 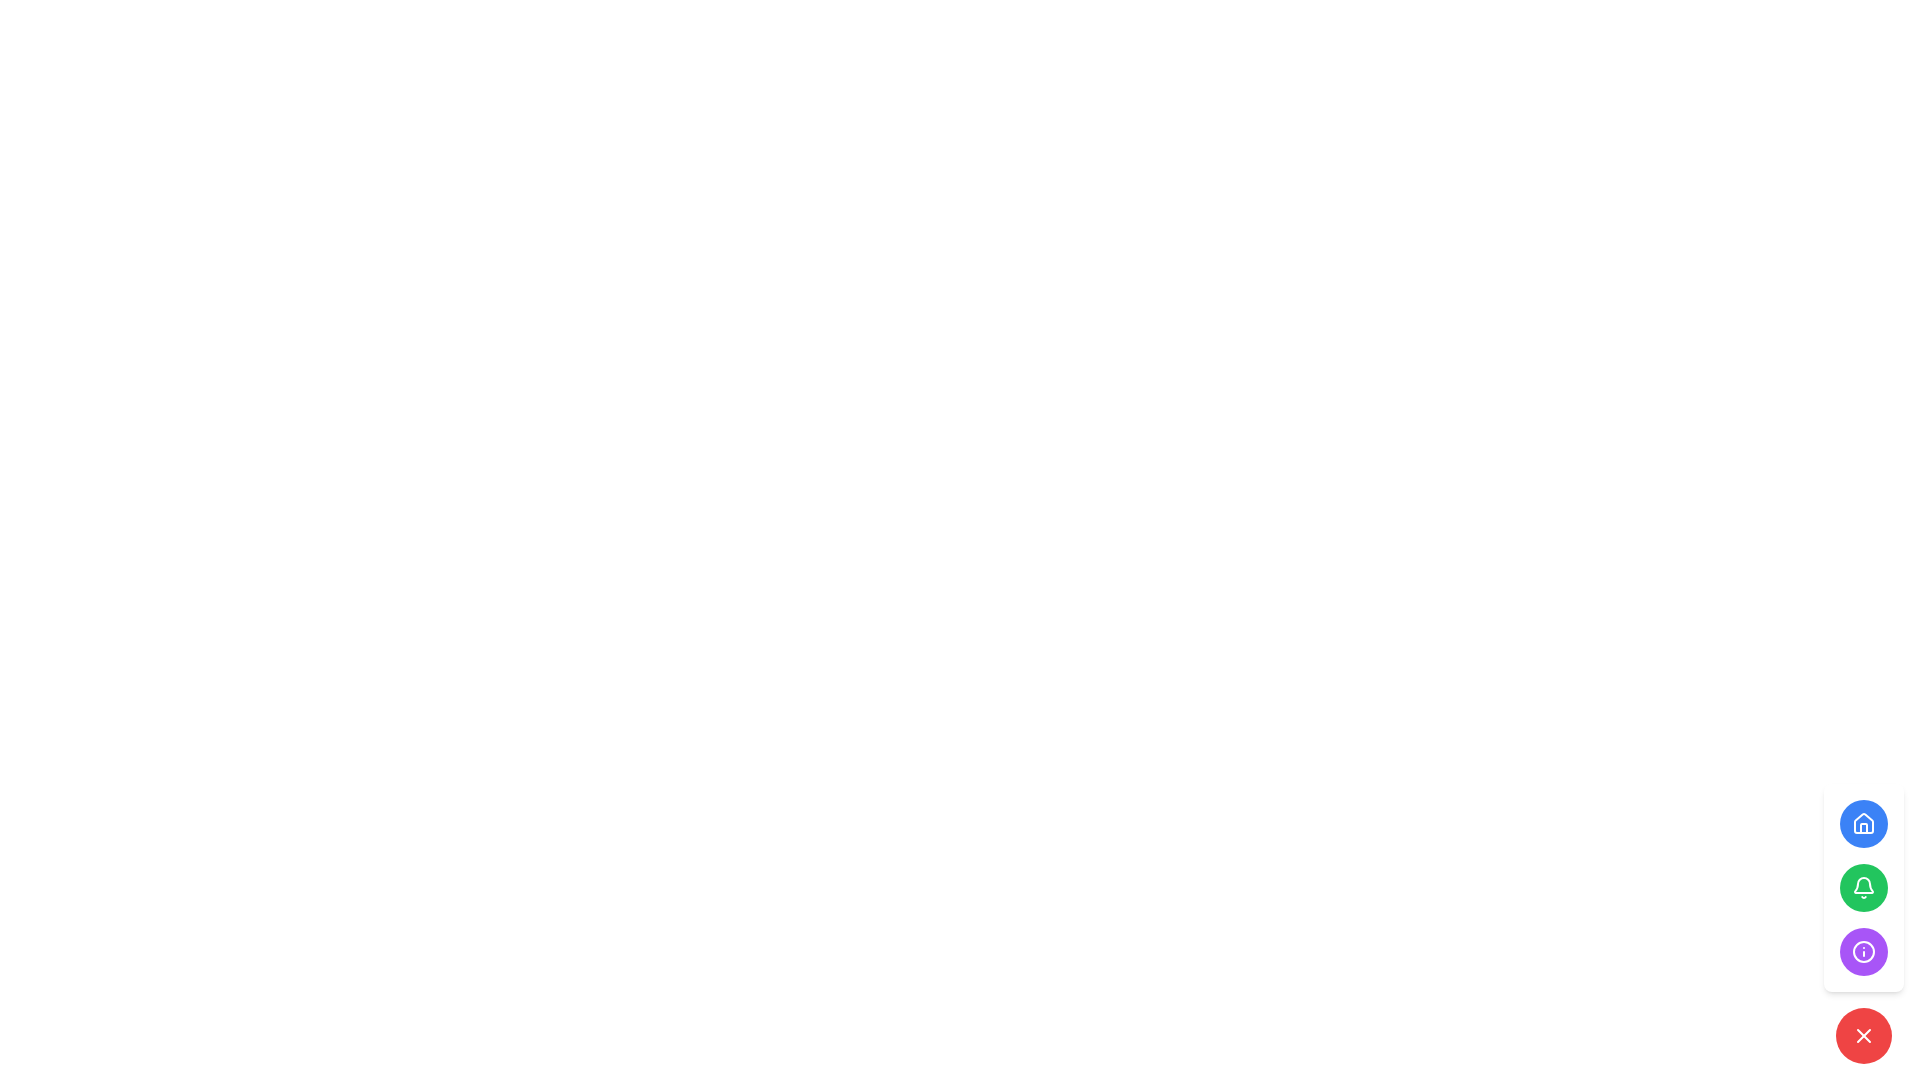 What do you see at coordinates (1862, 886) in the screenshot?
I see `the middle circular button in the vertical stack, which has a green background and a white bell icon` at bounding box center [1862, 886].